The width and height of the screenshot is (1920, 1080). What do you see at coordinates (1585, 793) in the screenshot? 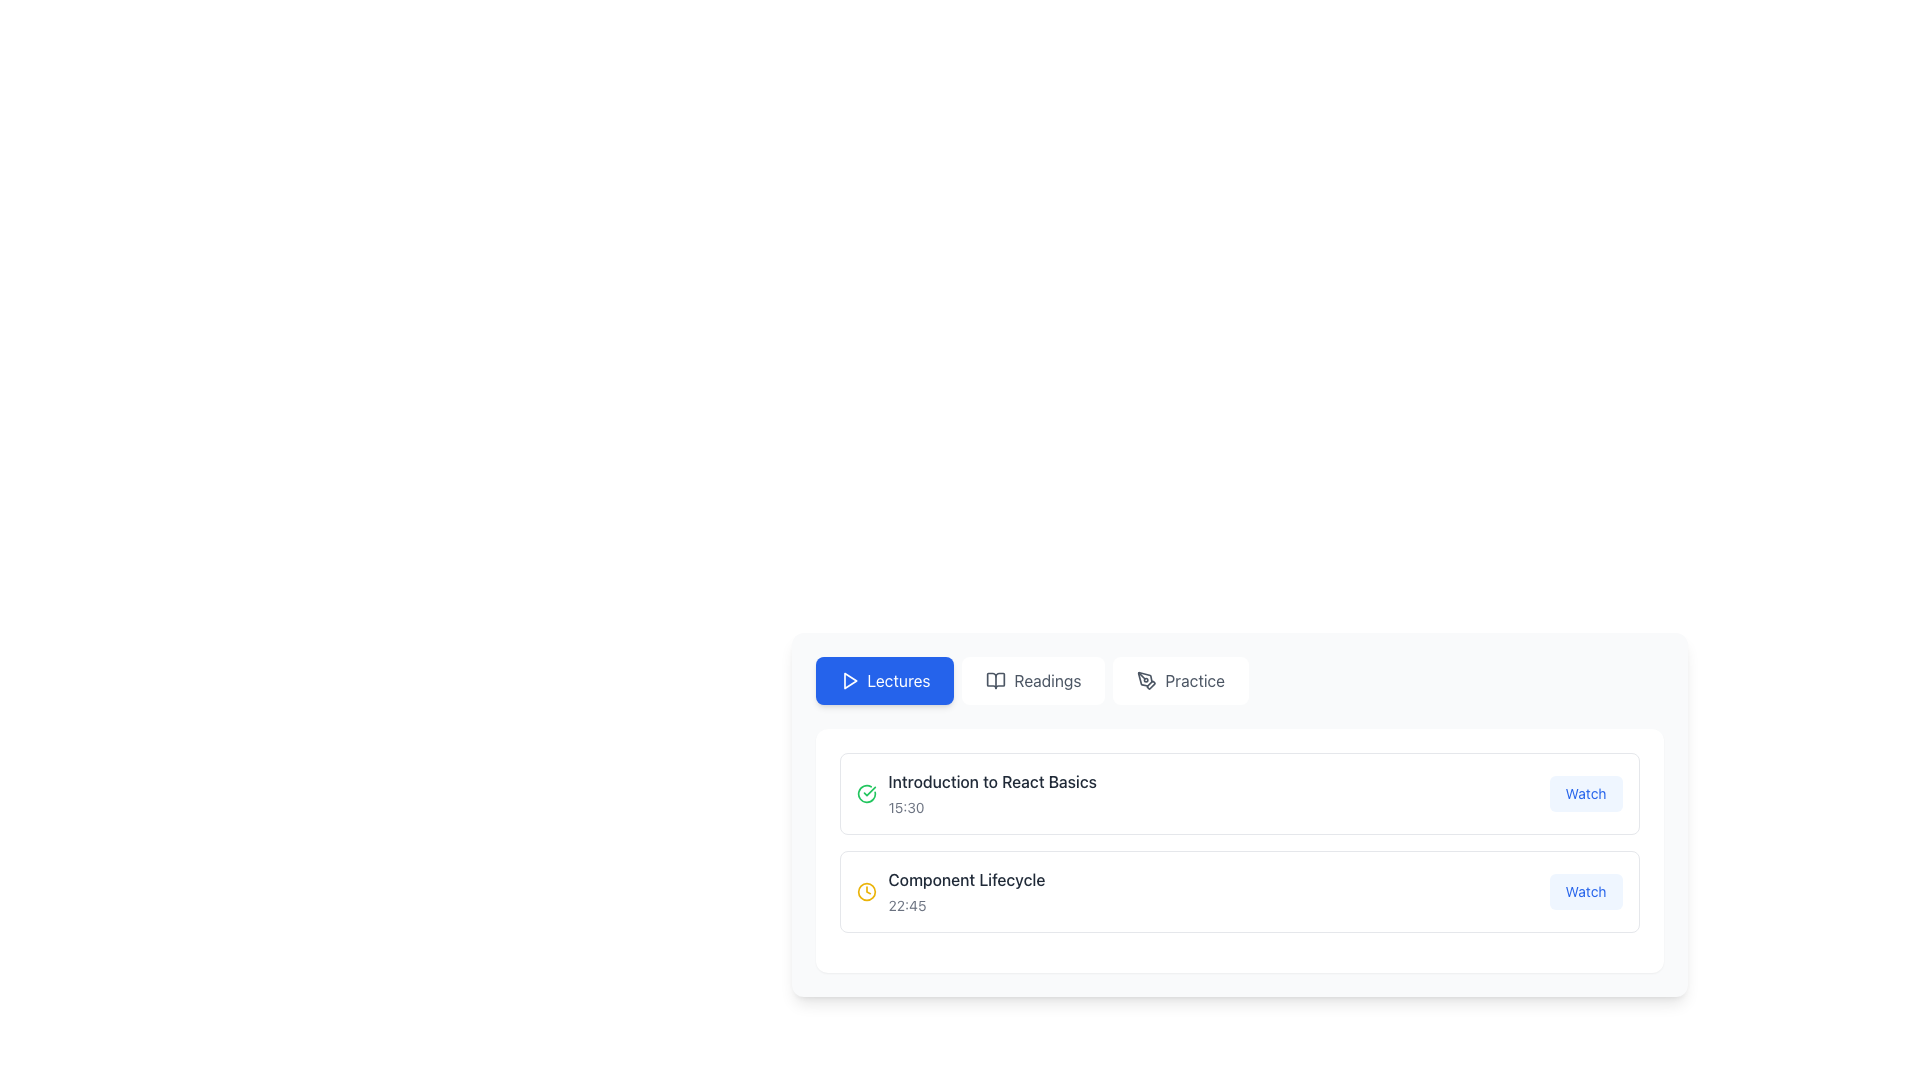
I see `the 'Watch' button with a light blue background and rounded corners to initiate the associated lecture playback` at bounding box center [1585, 793].